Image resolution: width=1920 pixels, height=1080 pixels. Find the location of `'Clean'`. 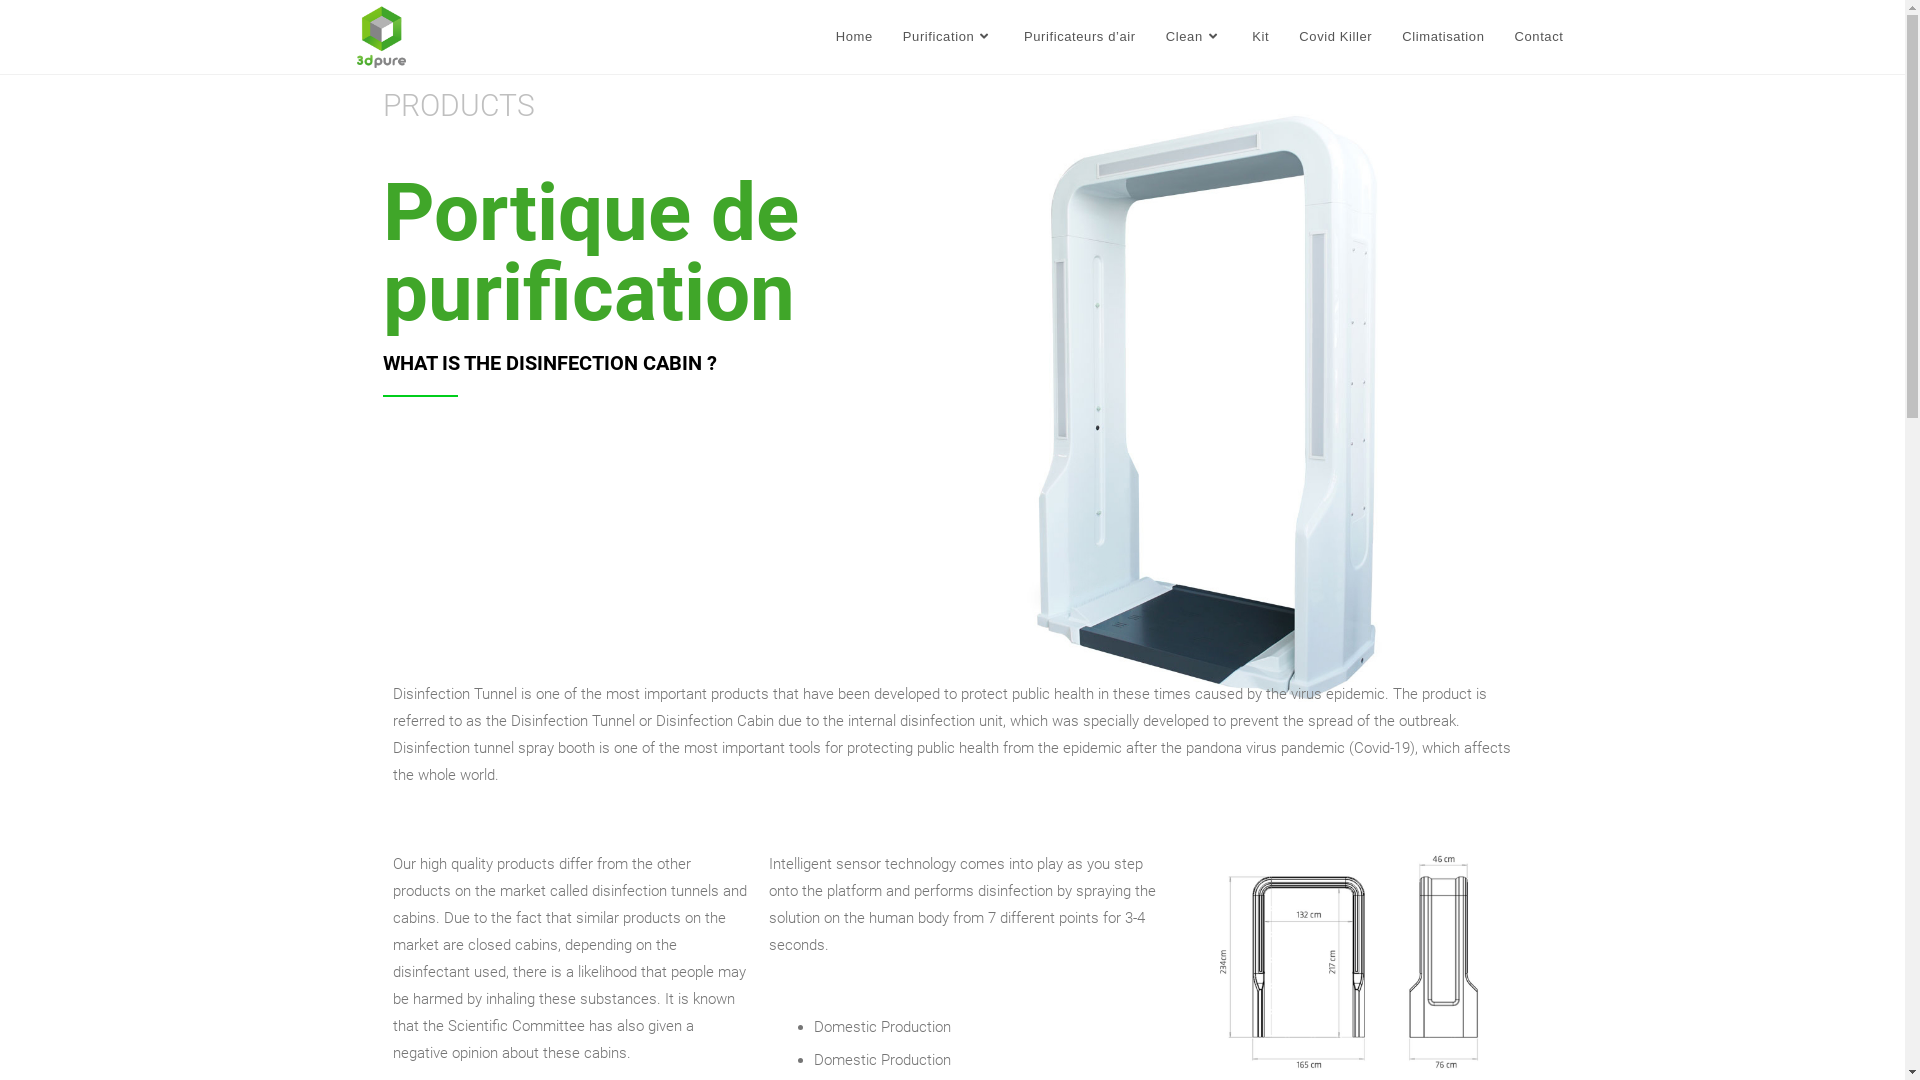

'Clean' is located at coordinates (1151, 37).